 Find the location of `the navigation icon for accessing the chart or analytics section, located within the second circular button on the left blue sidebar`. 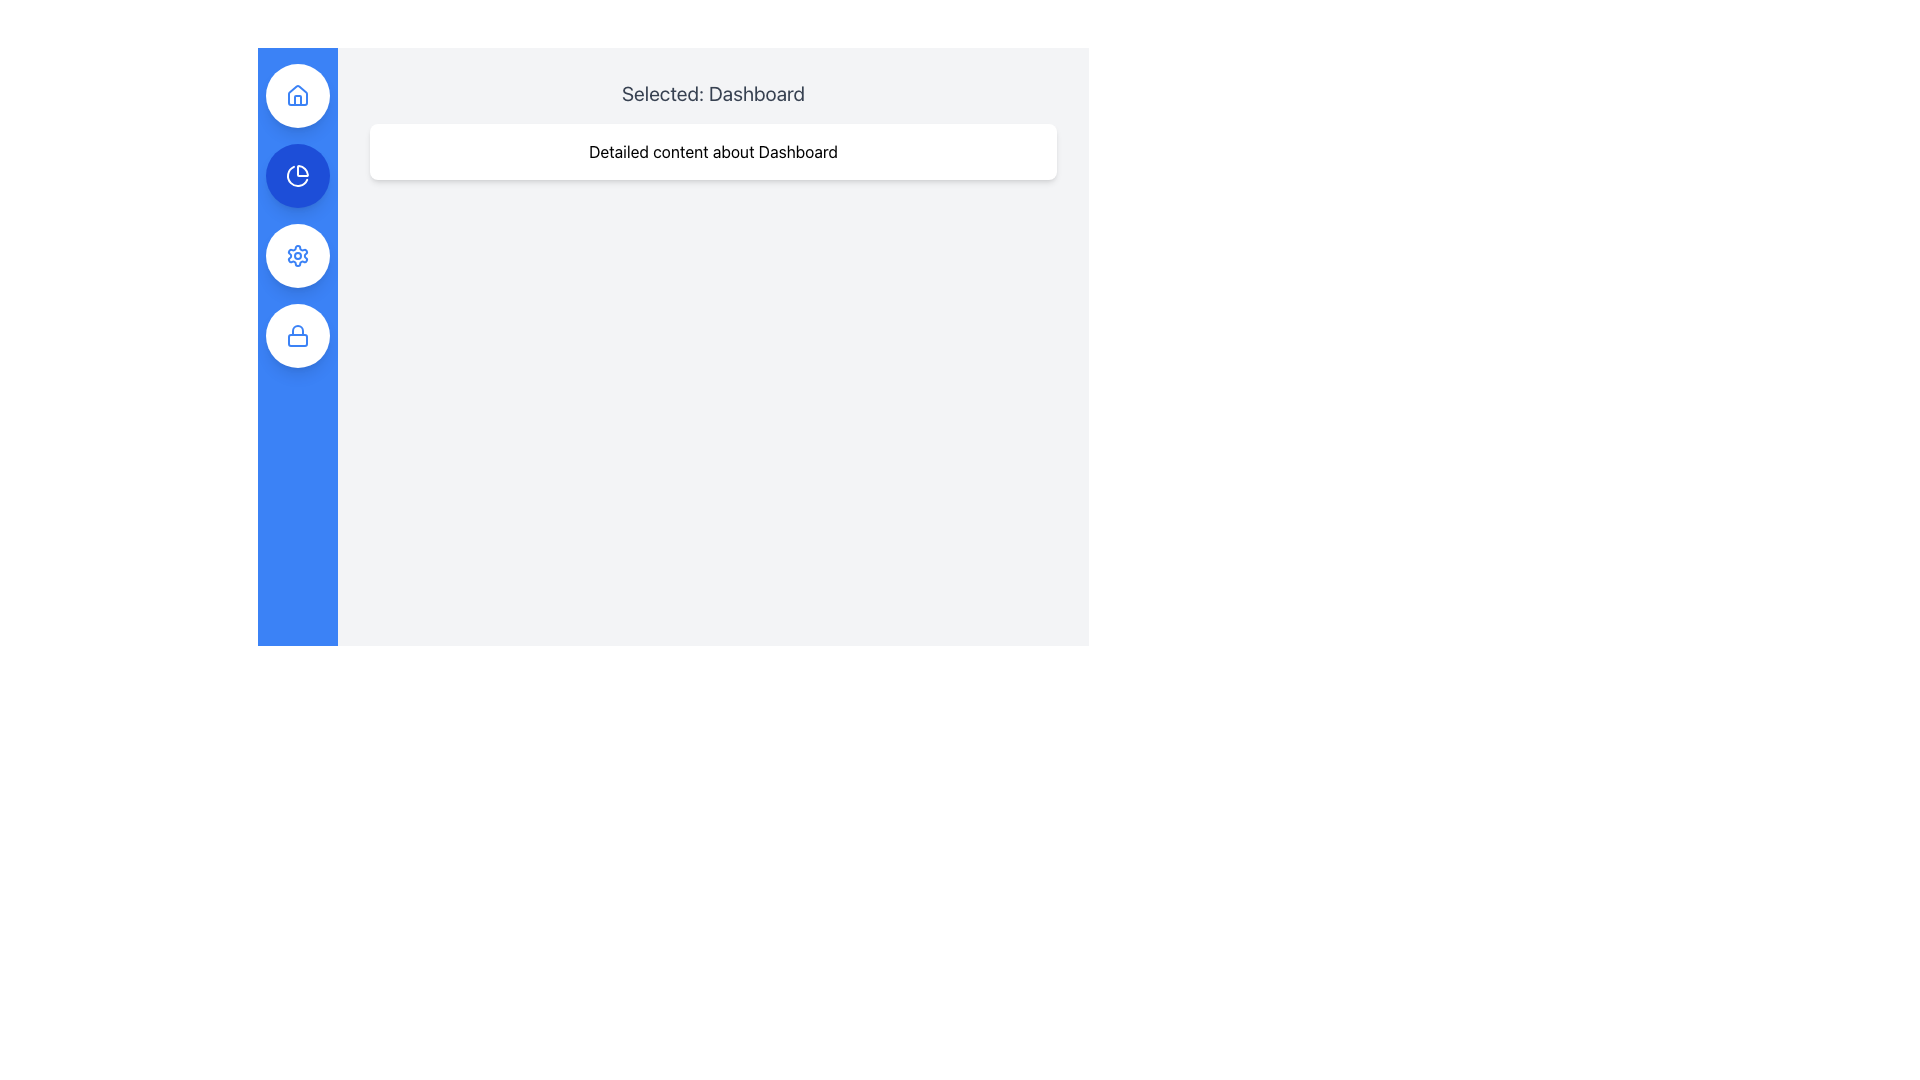

the navigation icon for accessing the chart or analytics section, located within the second circular button on the left blue sidebar is located at coordinates (296, 175).